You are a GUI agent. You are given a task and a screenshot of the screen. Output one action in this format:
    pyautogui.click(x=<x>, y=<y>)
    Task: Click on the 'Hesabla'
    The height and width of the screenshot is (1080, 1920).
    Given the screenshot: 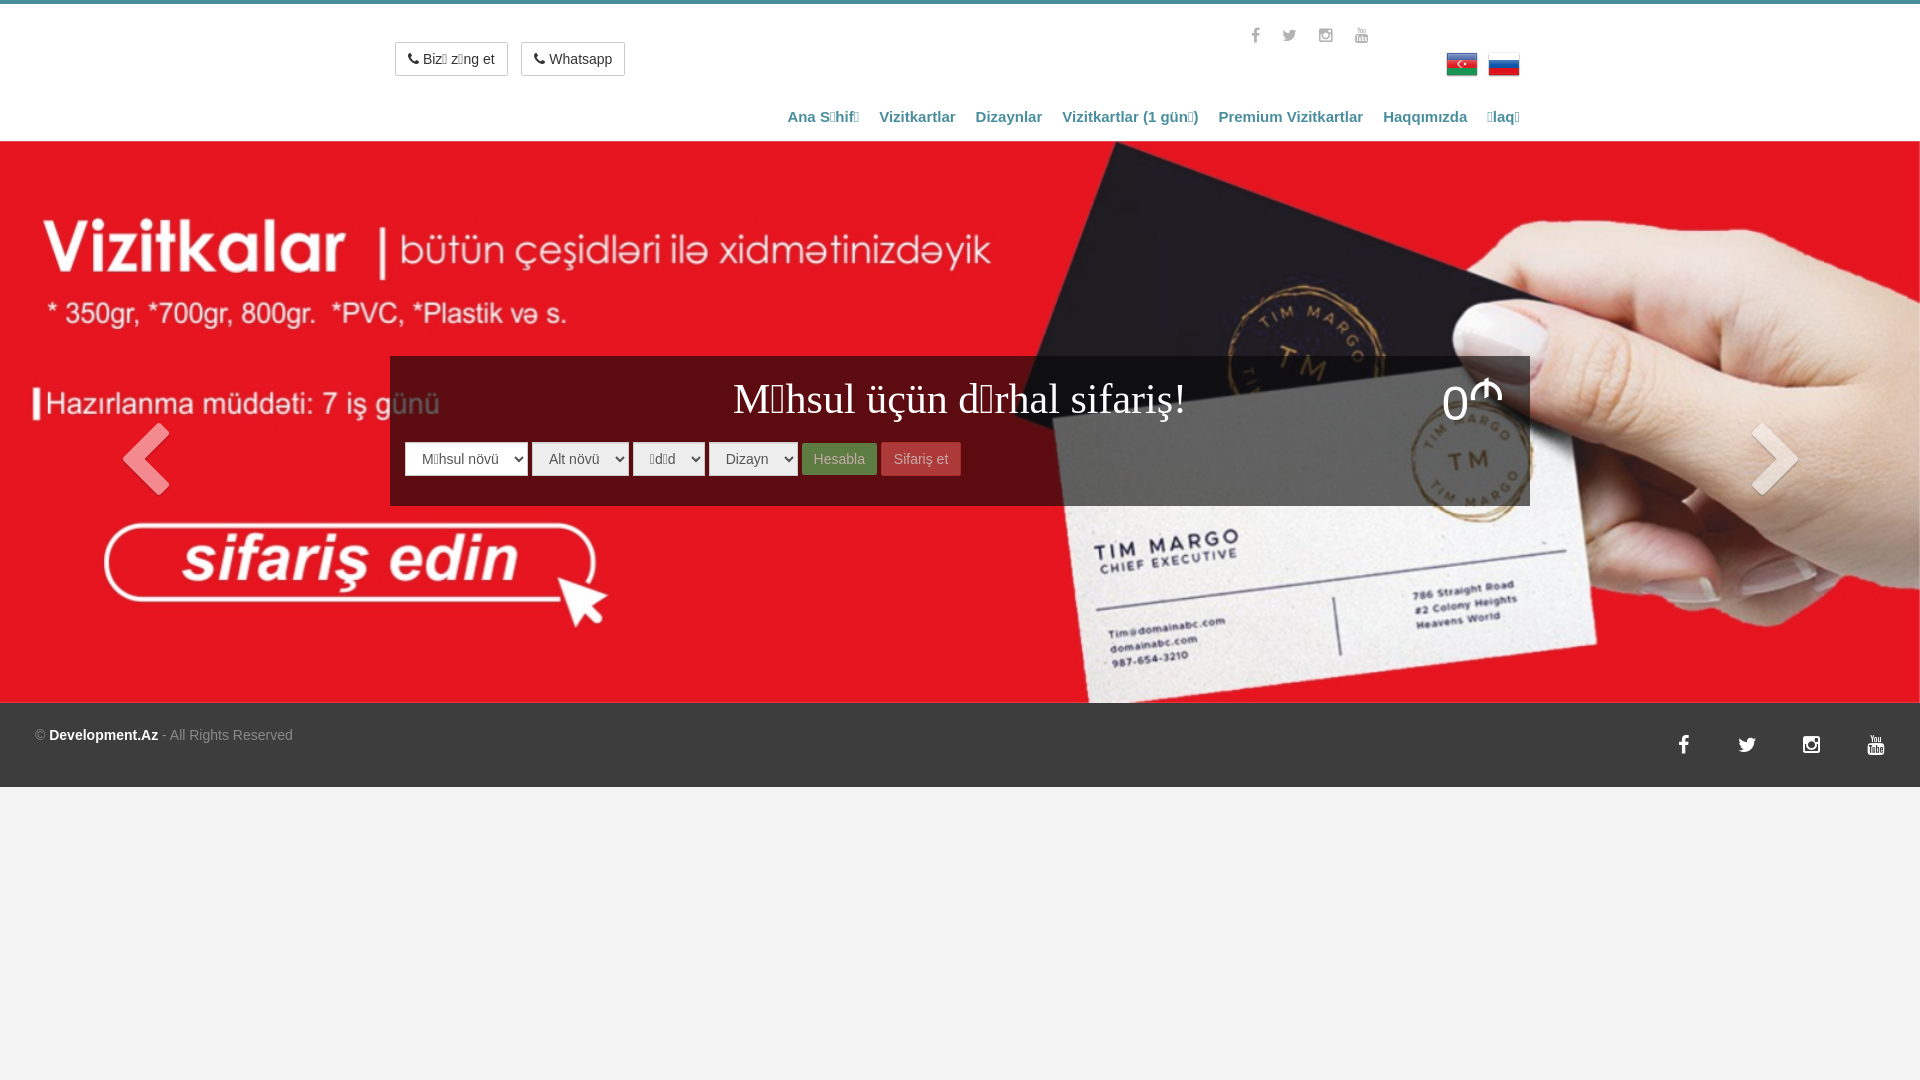 What is the action you would take?
    pyautogui.click(x=839, y=458)
    